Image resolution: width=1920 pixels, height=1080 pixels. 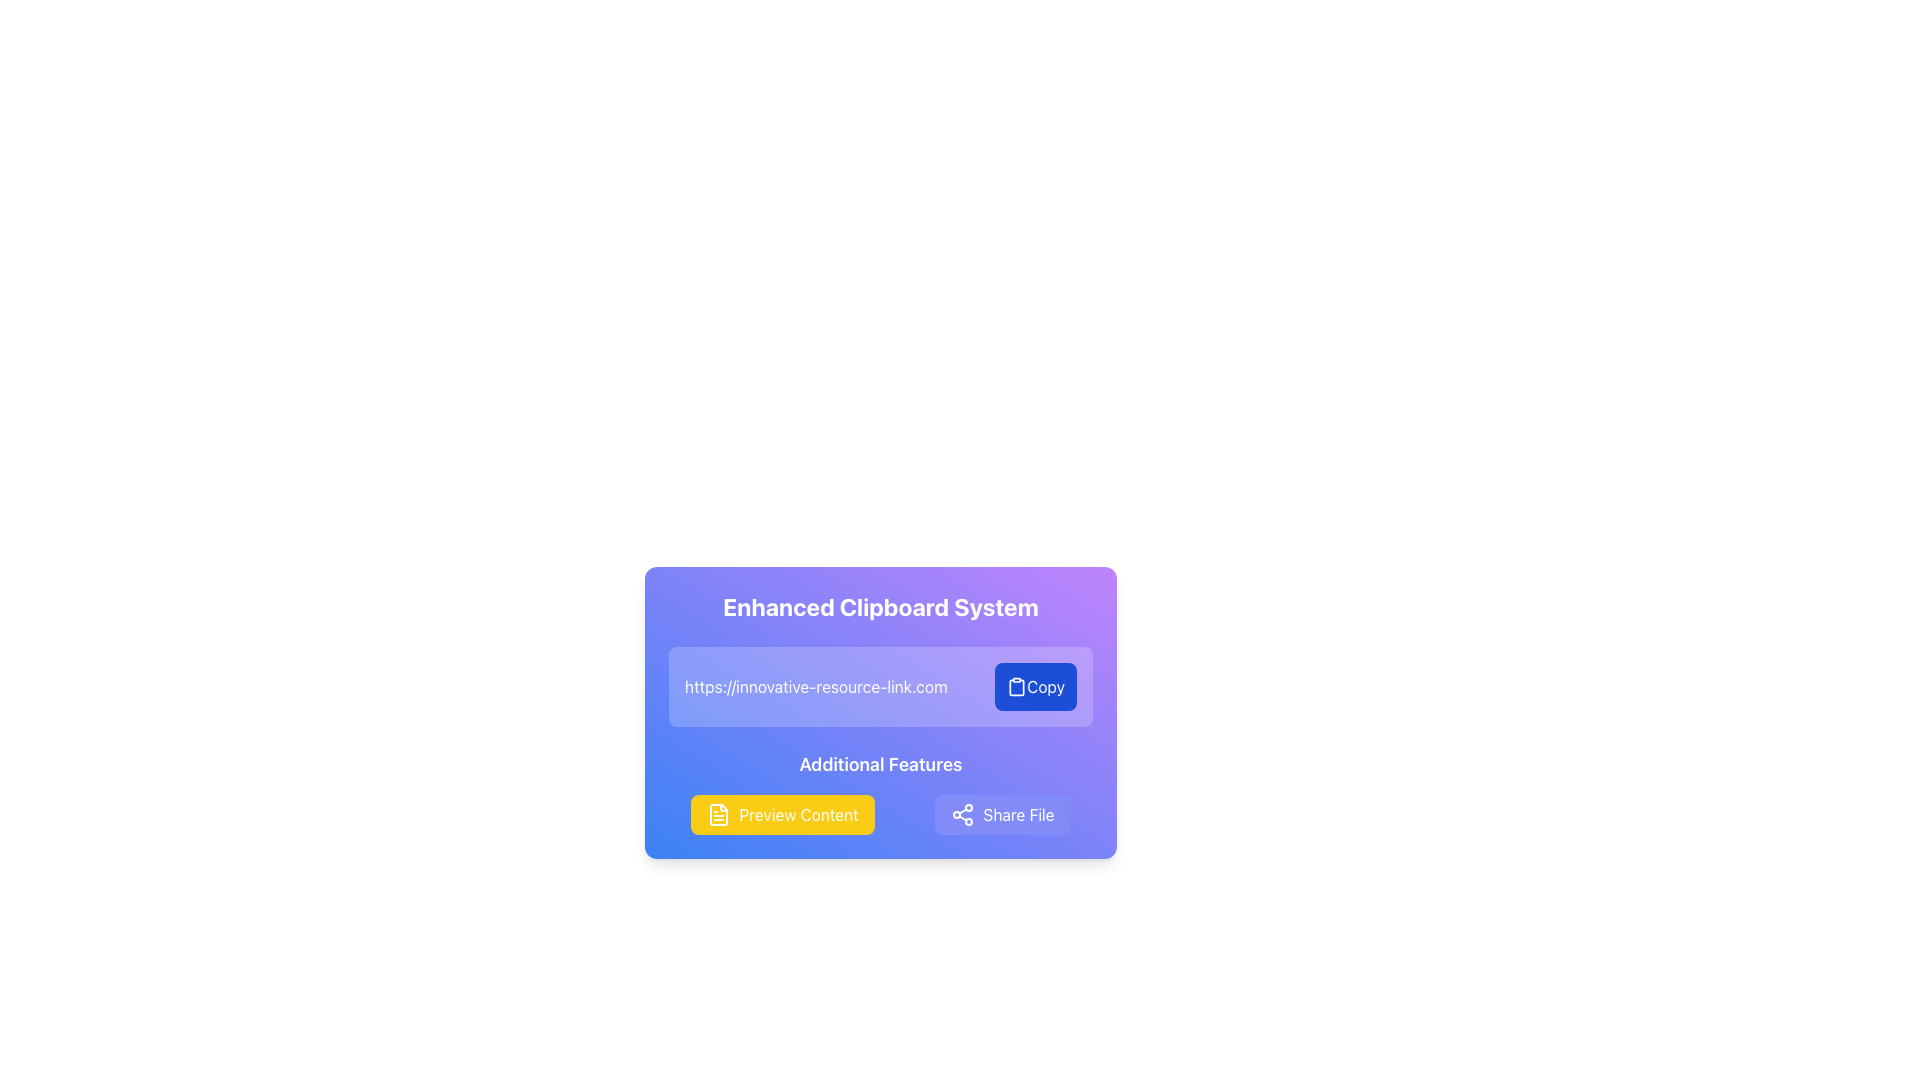 What do you see at coordinates (1036, 685) in the screenshot?
I see `the button located to the far right of the text input field that copies the displayed URL` at bounding box center [1036, 685].